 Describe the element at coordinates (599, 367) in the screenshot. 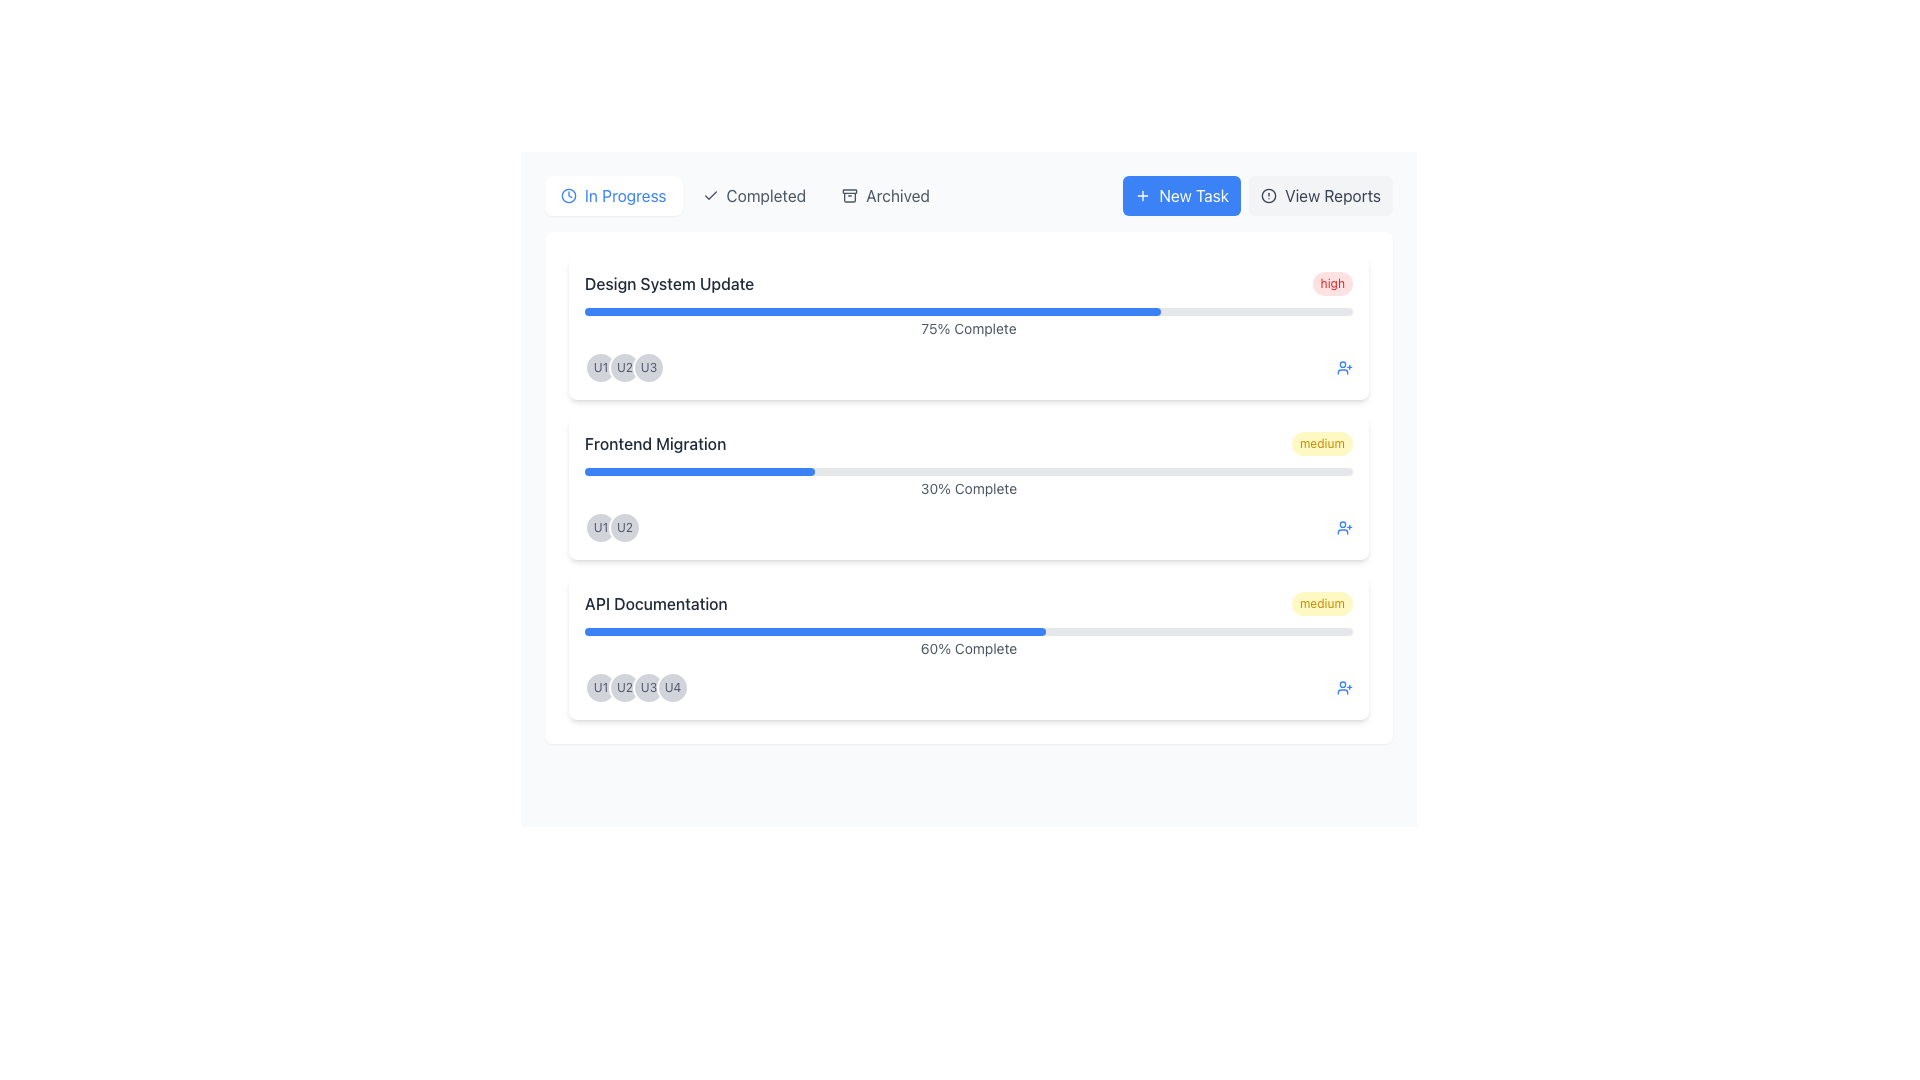

I see `the contents of the text element displaying 'U1' in light-gray color, located at the center of a circular background within the second task row labeled 'Frontend Migration'` at that location.